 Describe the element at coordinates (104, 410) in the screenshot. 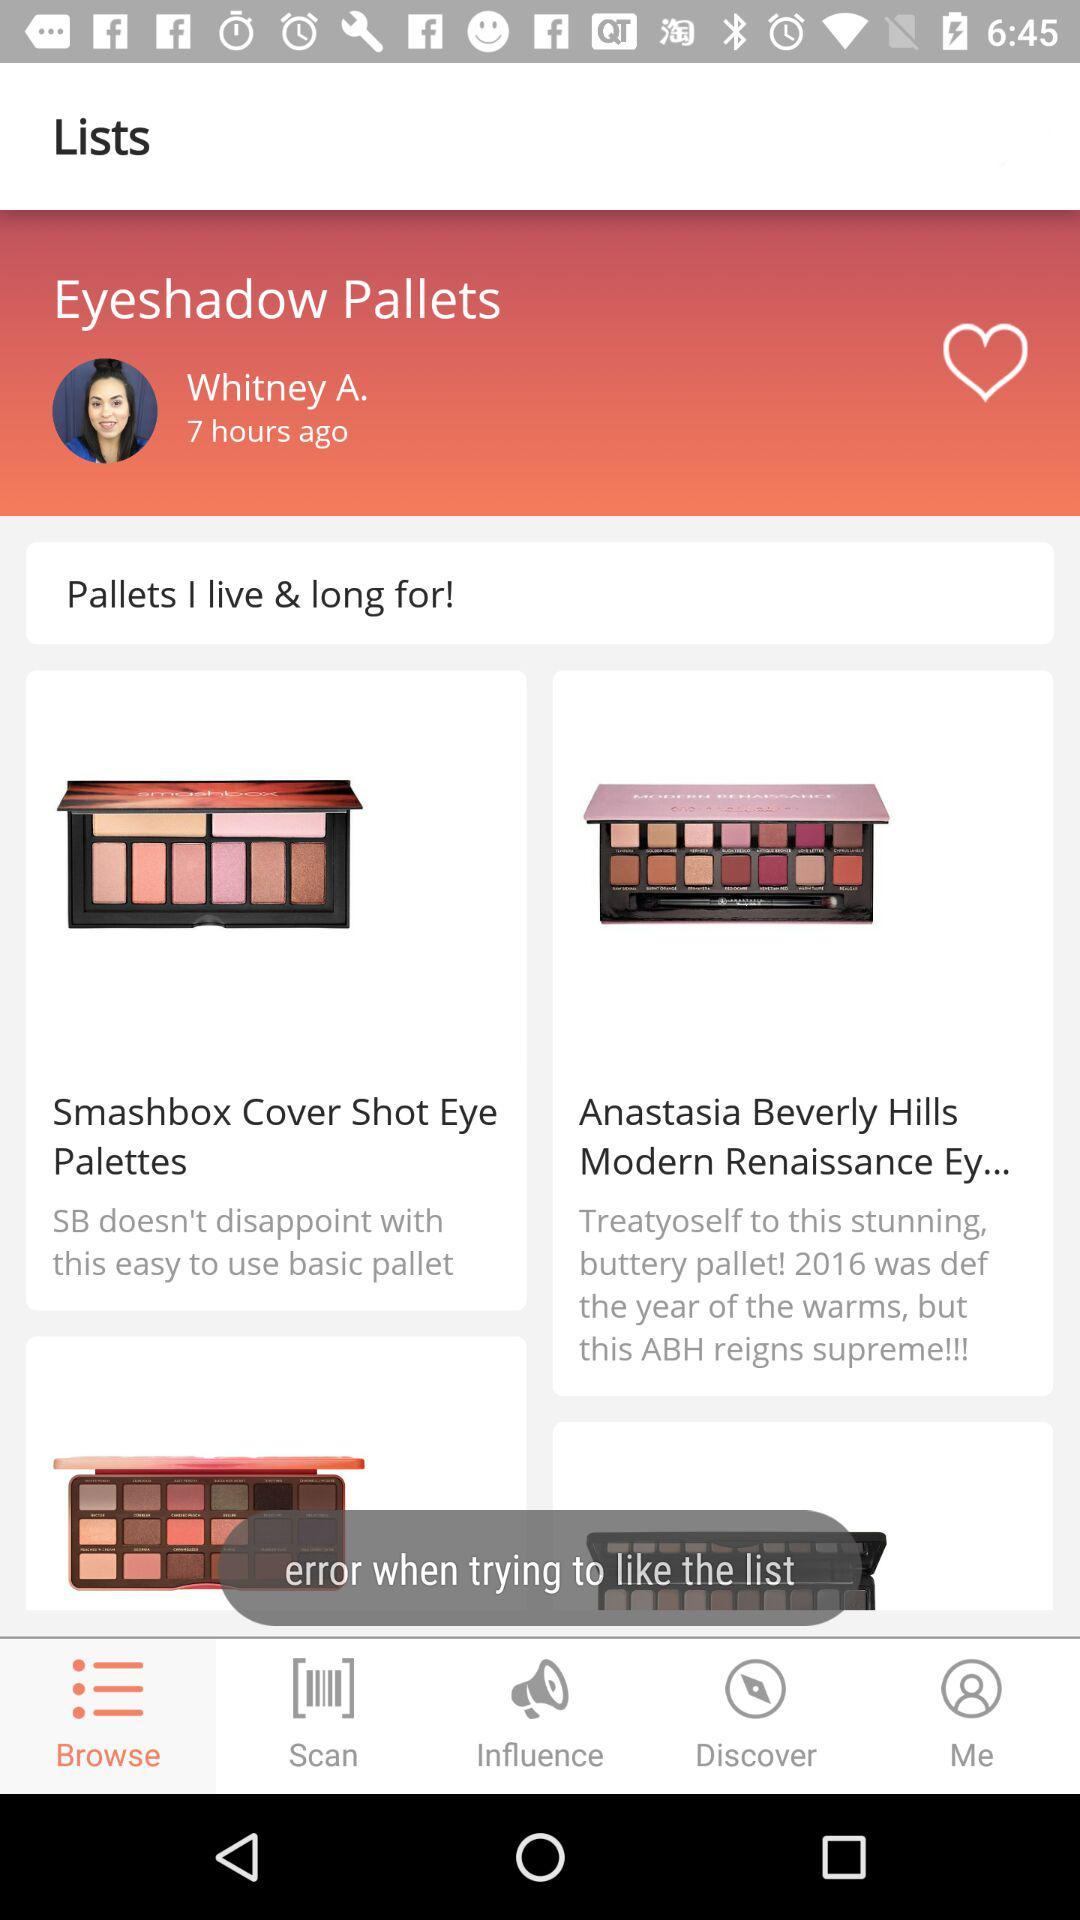

I see `profile` at that location.